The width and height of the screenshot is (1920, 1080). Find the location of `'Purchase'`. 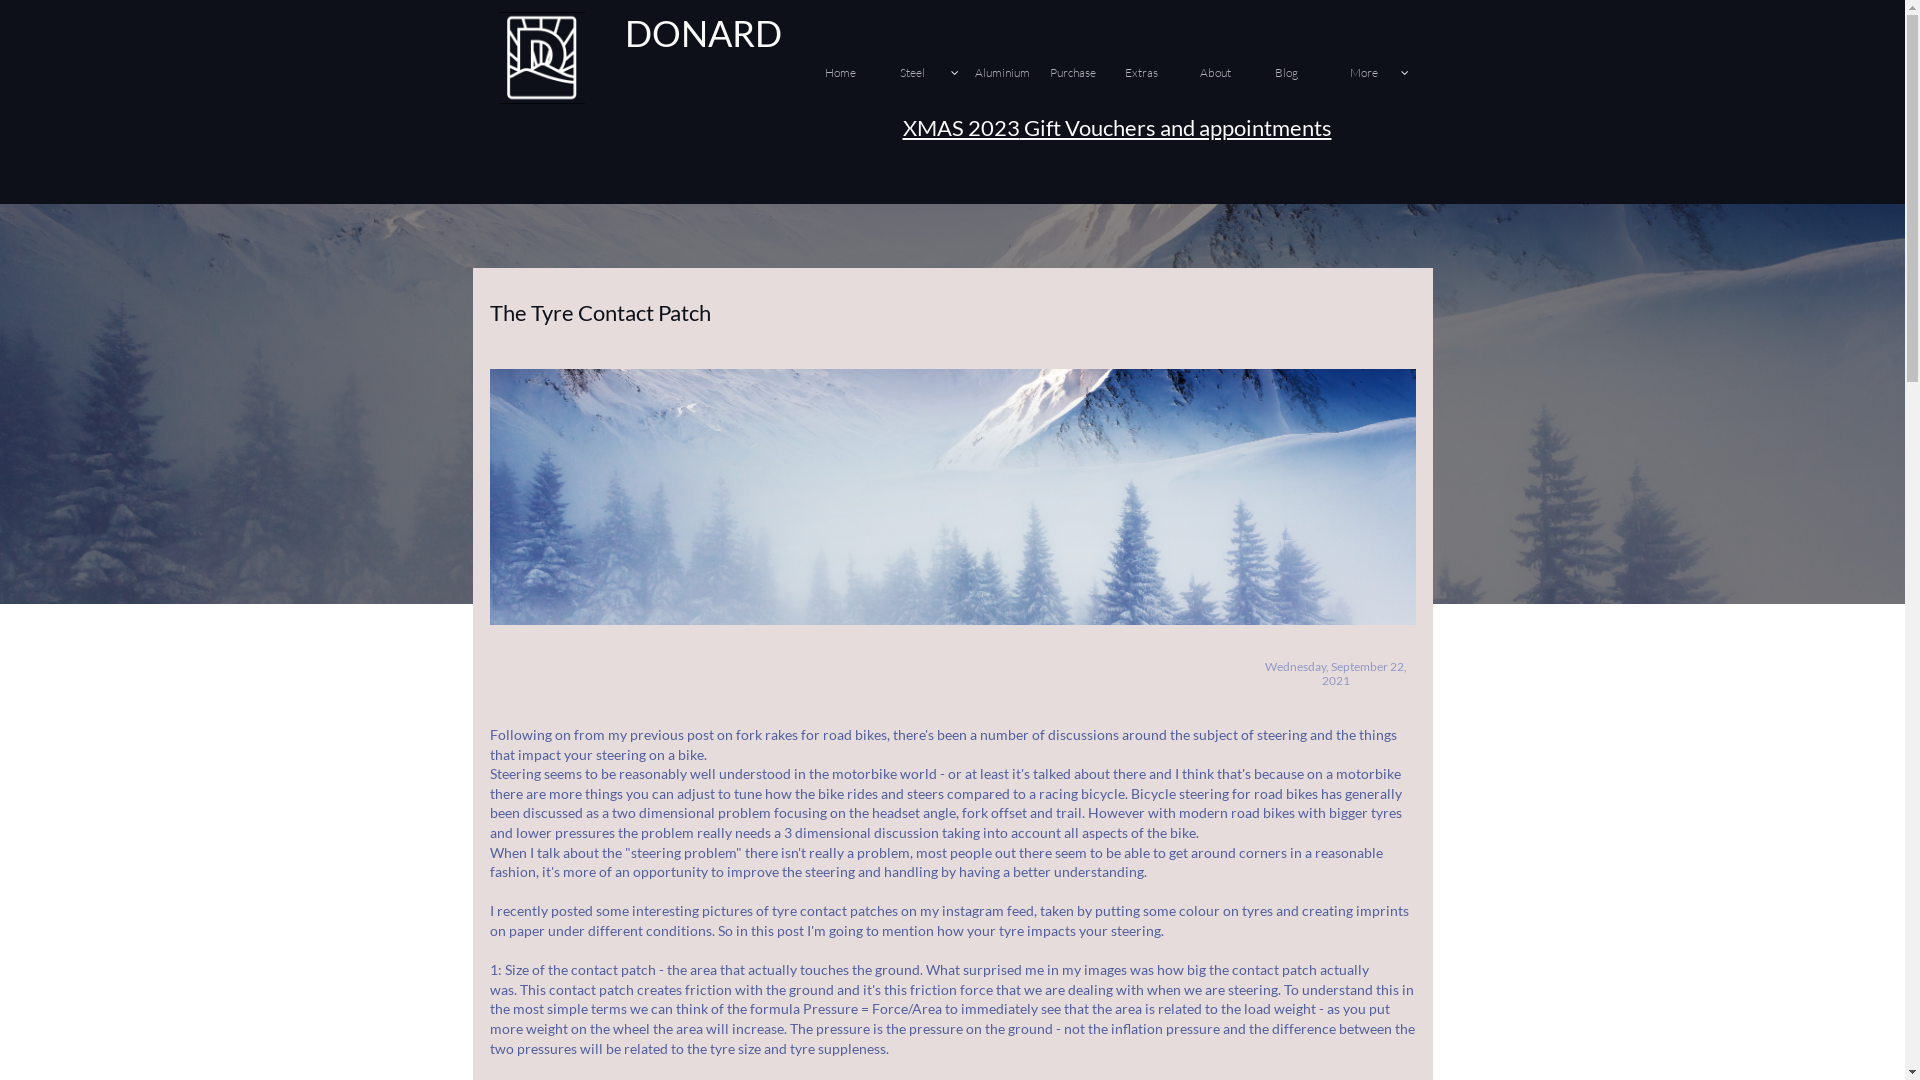

'Purchase' is located at coordinates (1083, 72).